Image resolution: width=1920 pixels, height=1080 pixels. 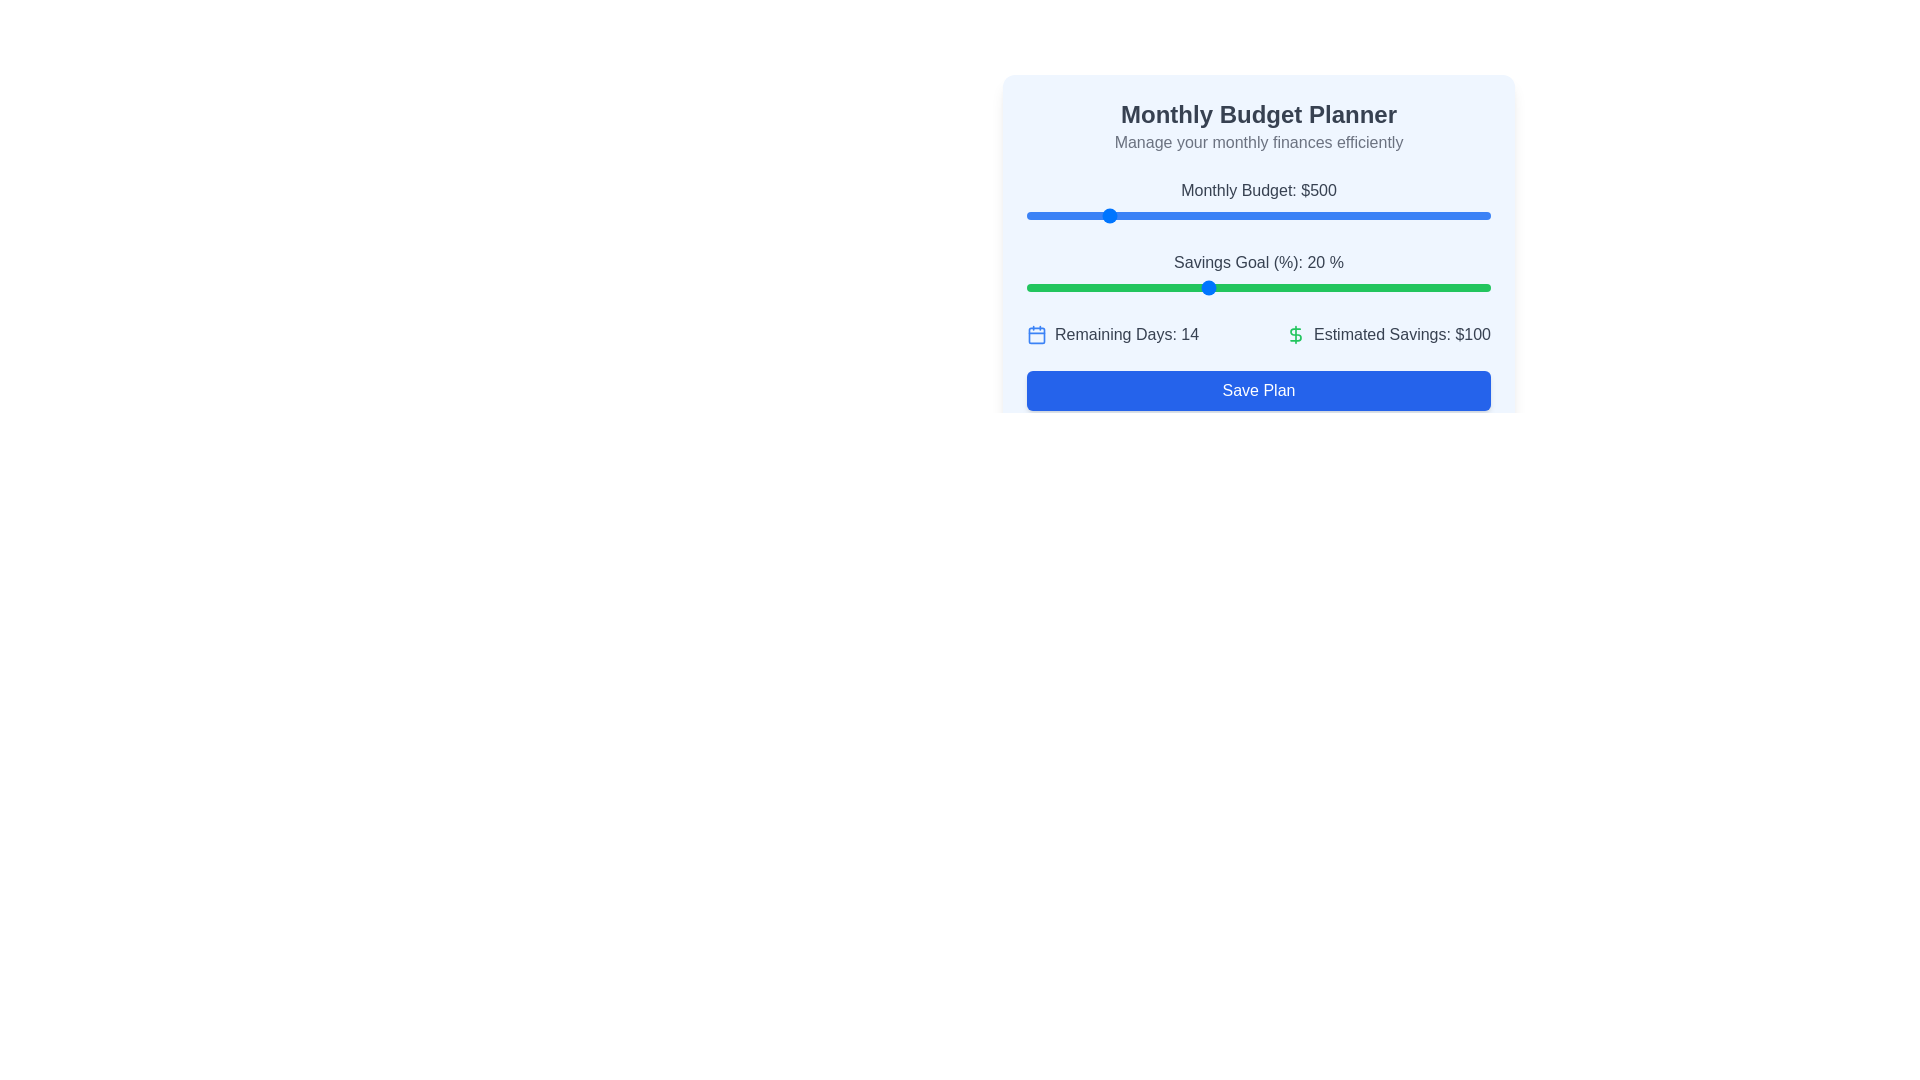 I want to click on the budget, so click(x=1420, y=216).